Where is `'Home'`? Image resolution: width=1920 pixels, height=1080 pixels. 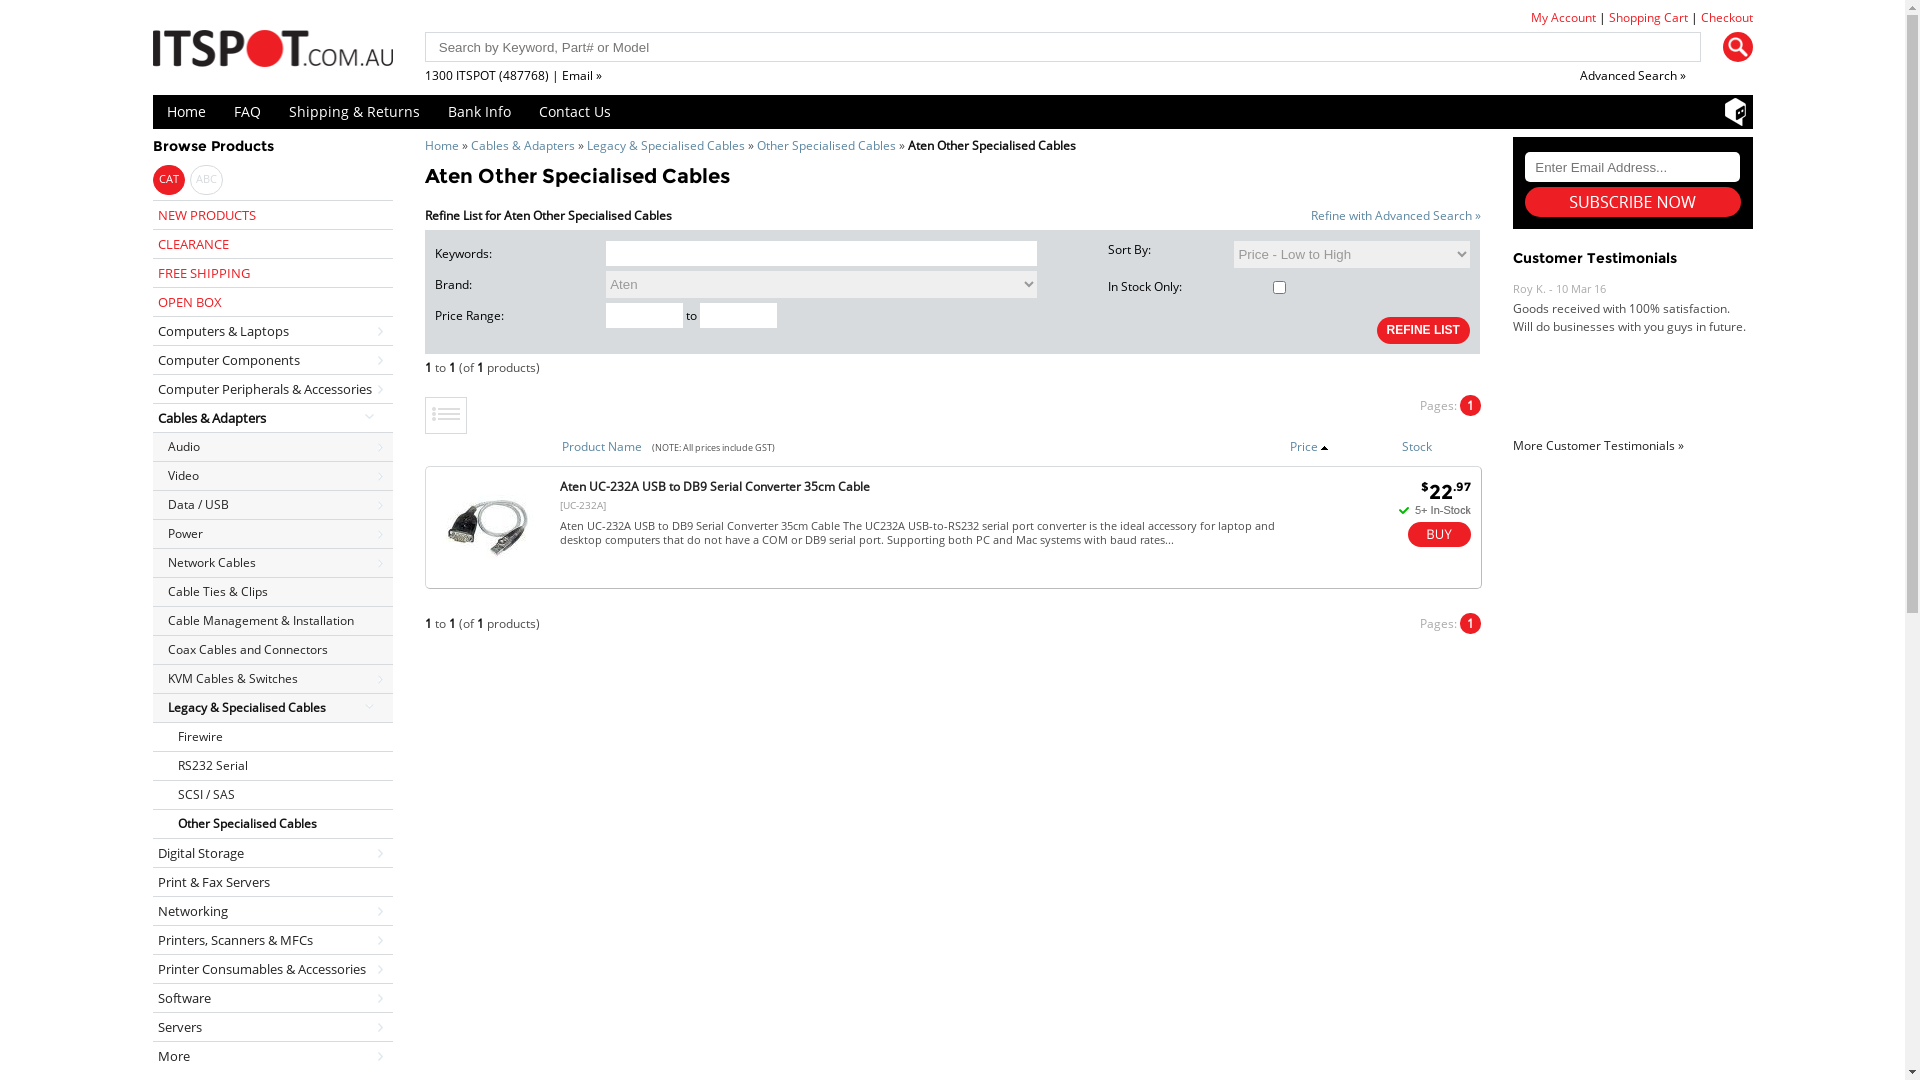 'Home' is located at coordinates (151, 111).